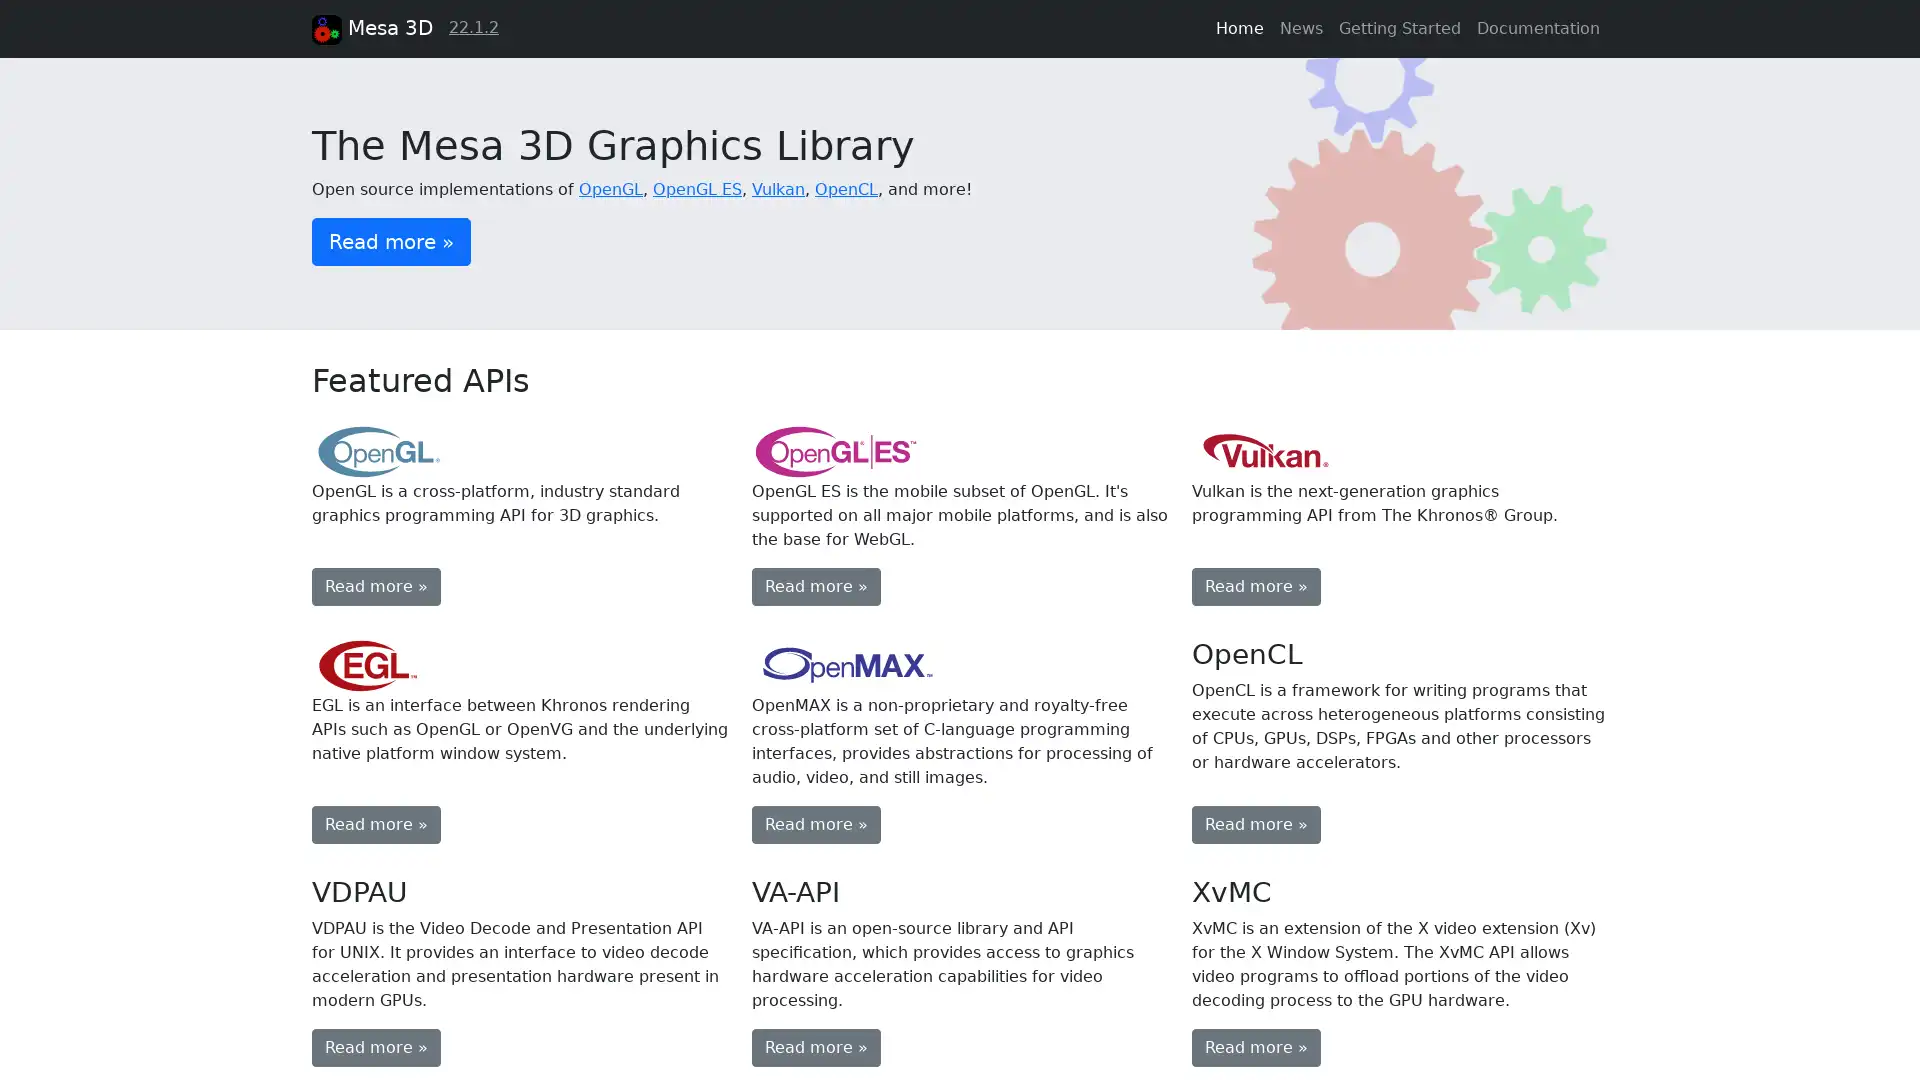 Image resolution: width=1920 pixels, height=1080 pixels. What do you see at coordinates (376, 585) in the screenshot?
I see `Read more` at bounding box center [376, 585].